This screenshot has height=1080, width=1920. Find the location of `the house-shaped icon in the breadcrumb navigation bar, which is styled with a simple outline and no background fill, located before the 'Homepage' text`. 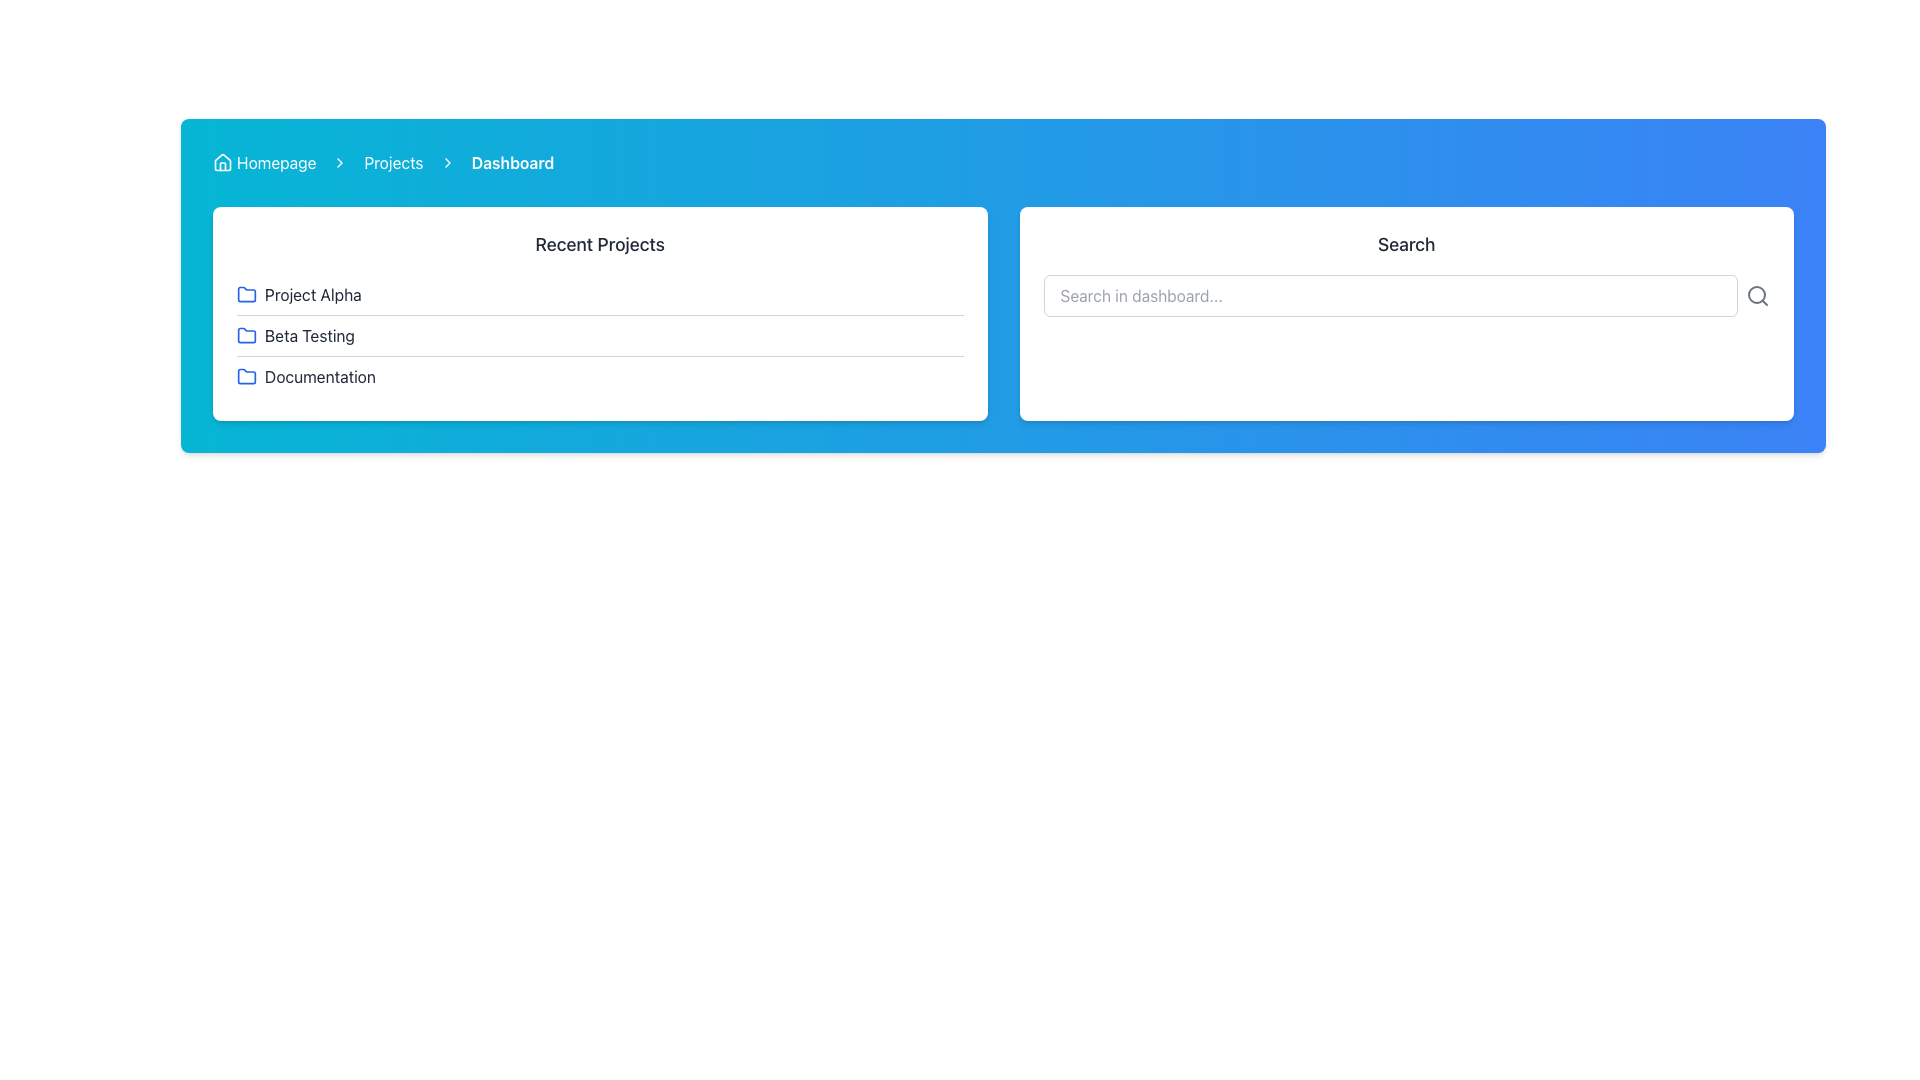

the house-shaped icon in the breadcrumb navigation bar, which is styled with a simple outline and no background fill, located before the 'Homepage' text is located at coordinates (222, 161).